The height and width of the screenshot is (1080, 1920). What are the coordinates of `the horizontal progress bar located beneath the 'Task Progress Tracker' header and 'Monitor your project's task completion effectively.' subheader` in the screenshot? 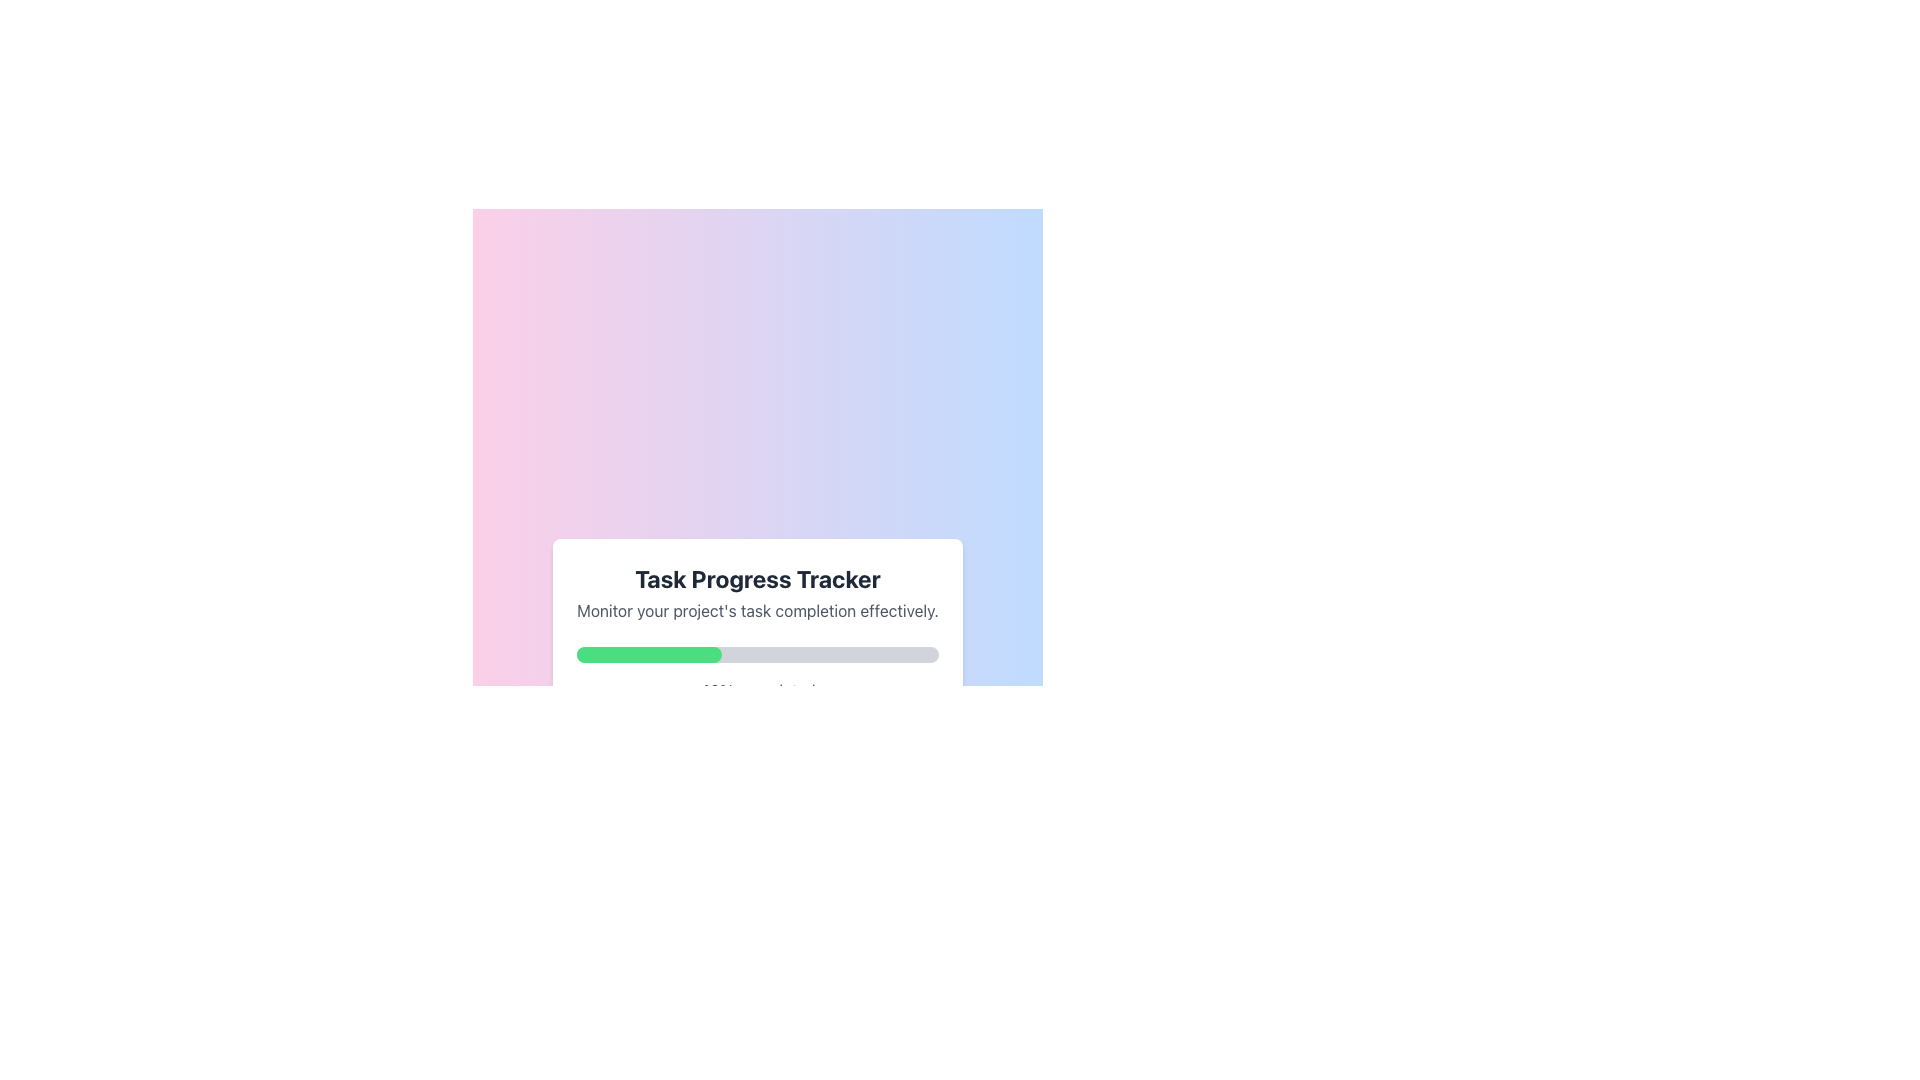 It's located at (757, 655).